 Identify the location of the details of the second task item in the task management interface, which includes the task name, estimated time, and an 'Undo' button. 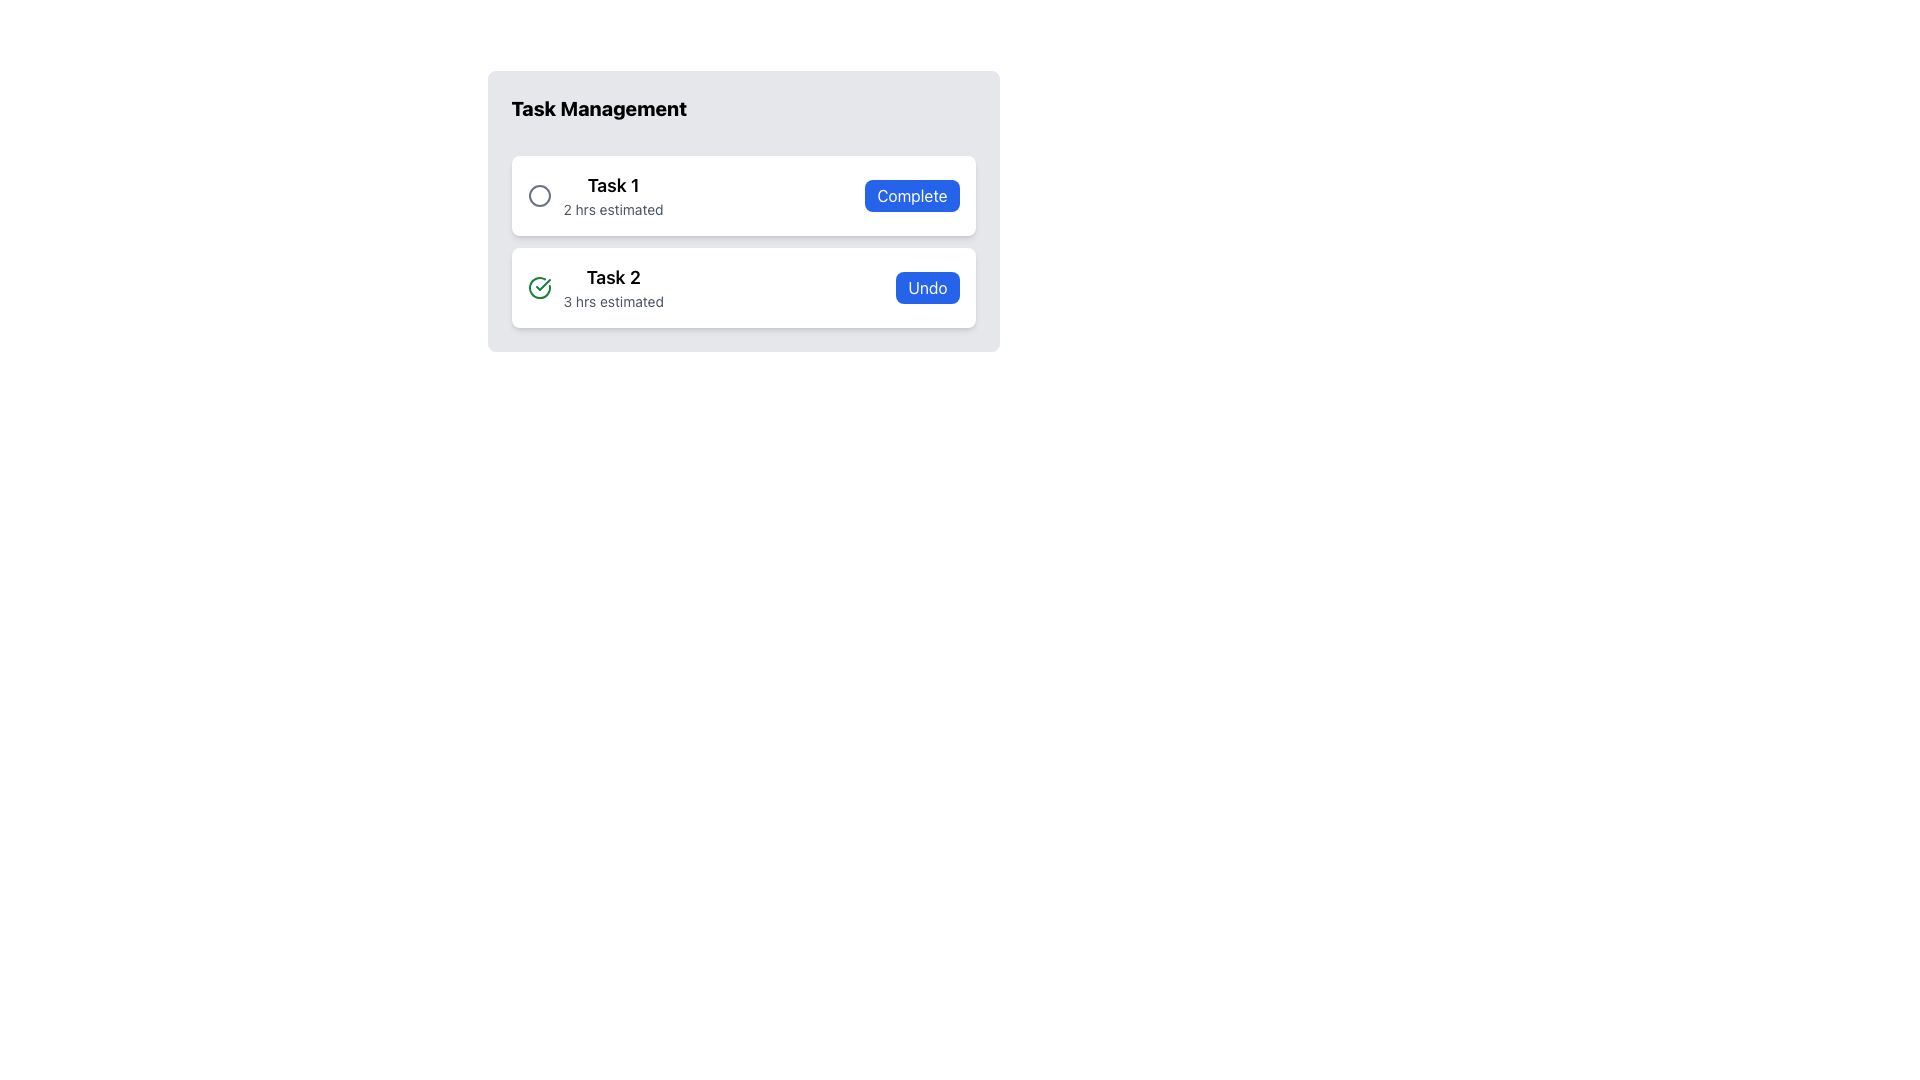
(742, 288).